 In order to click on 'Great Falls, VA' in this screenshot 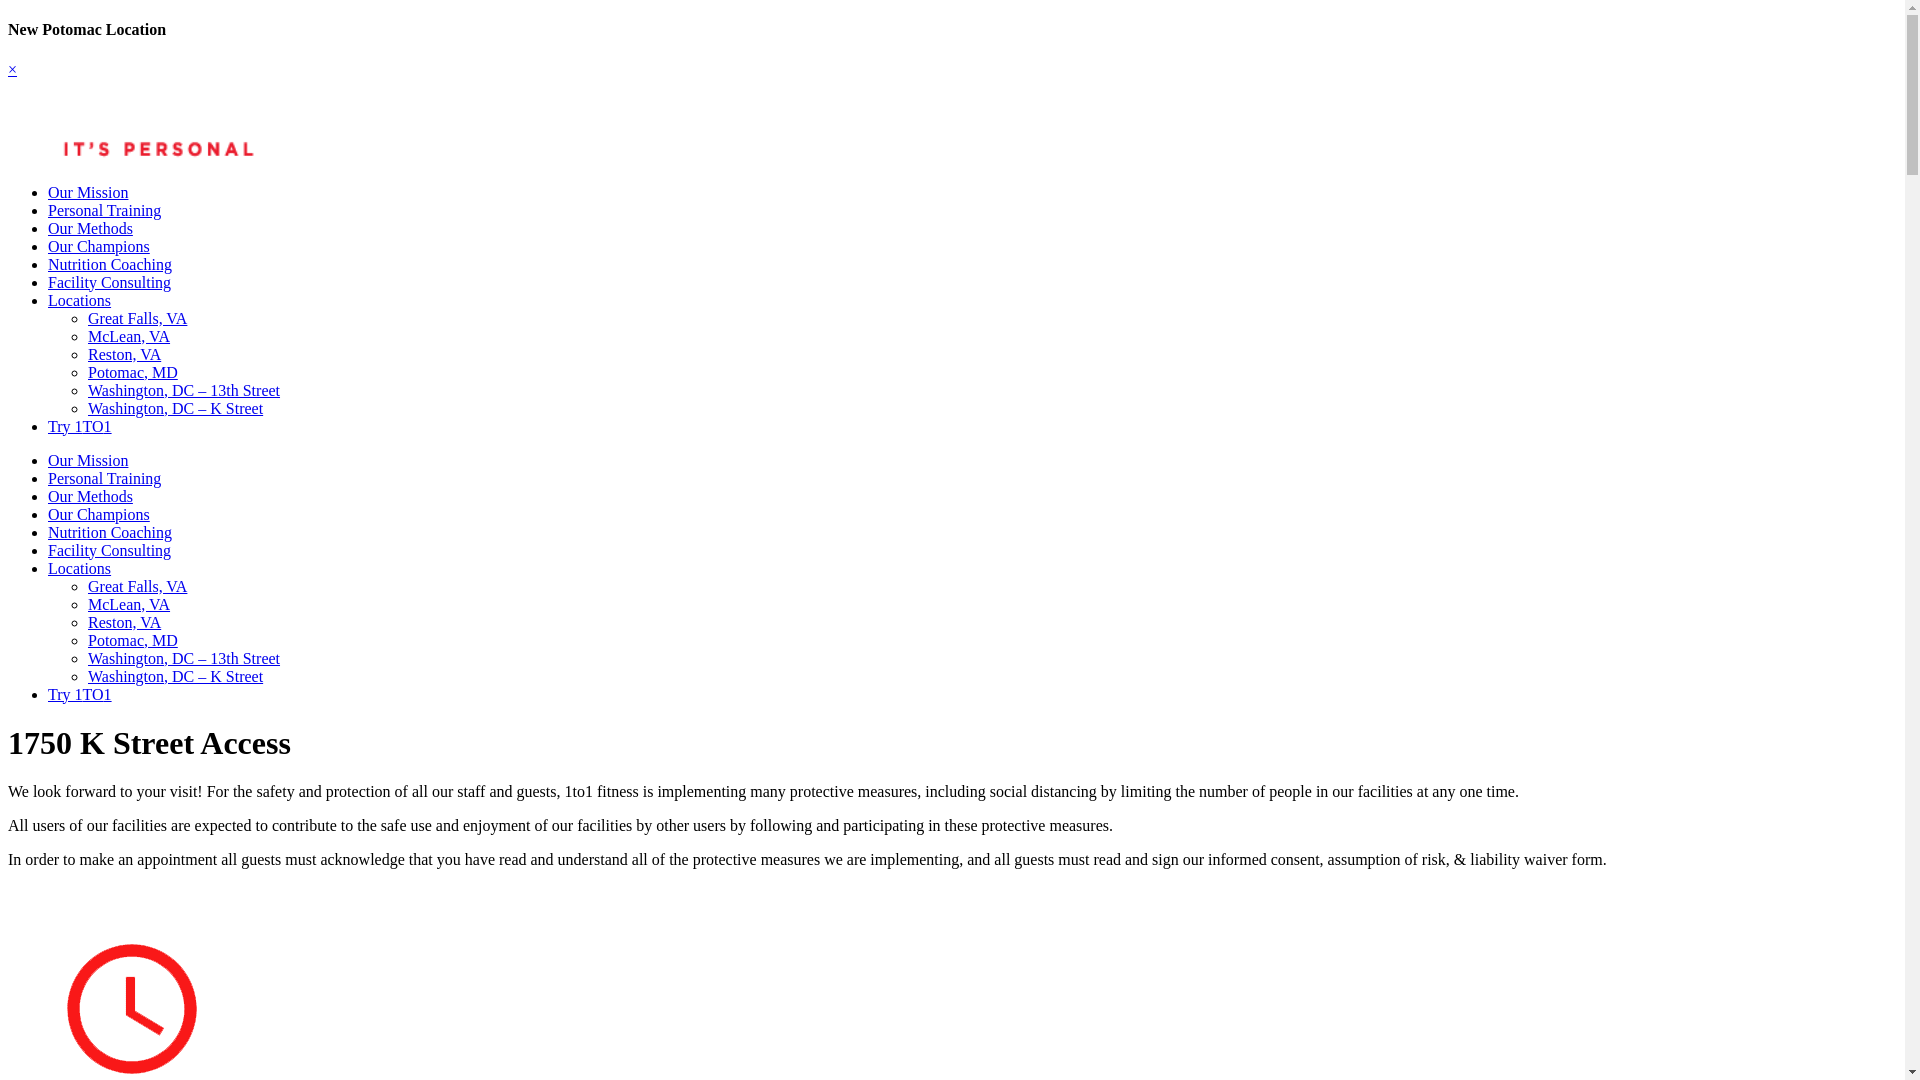, I will do `click(86, 585)`.